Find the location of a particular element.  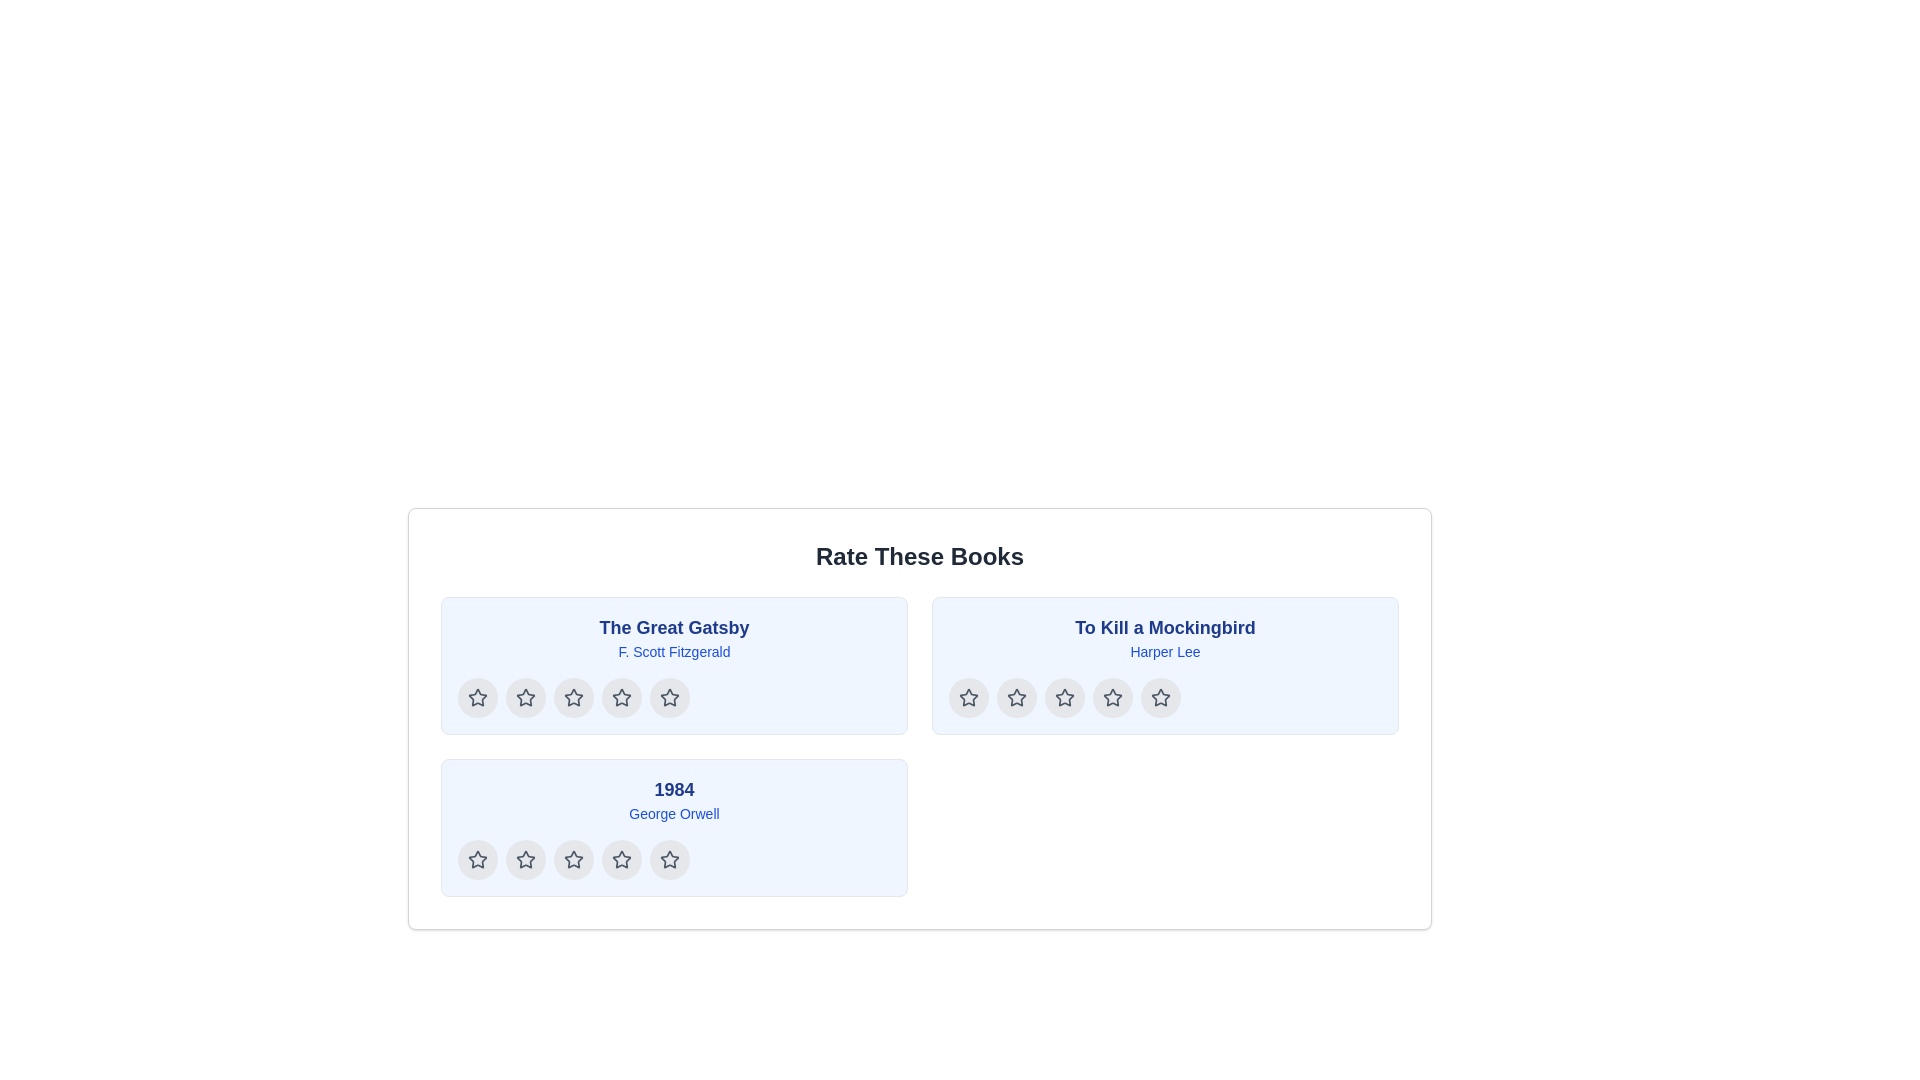

the second star rating button for 'The Great Gatsby' in the 'Rate These Books' interface is located at coordinates (526, 697).